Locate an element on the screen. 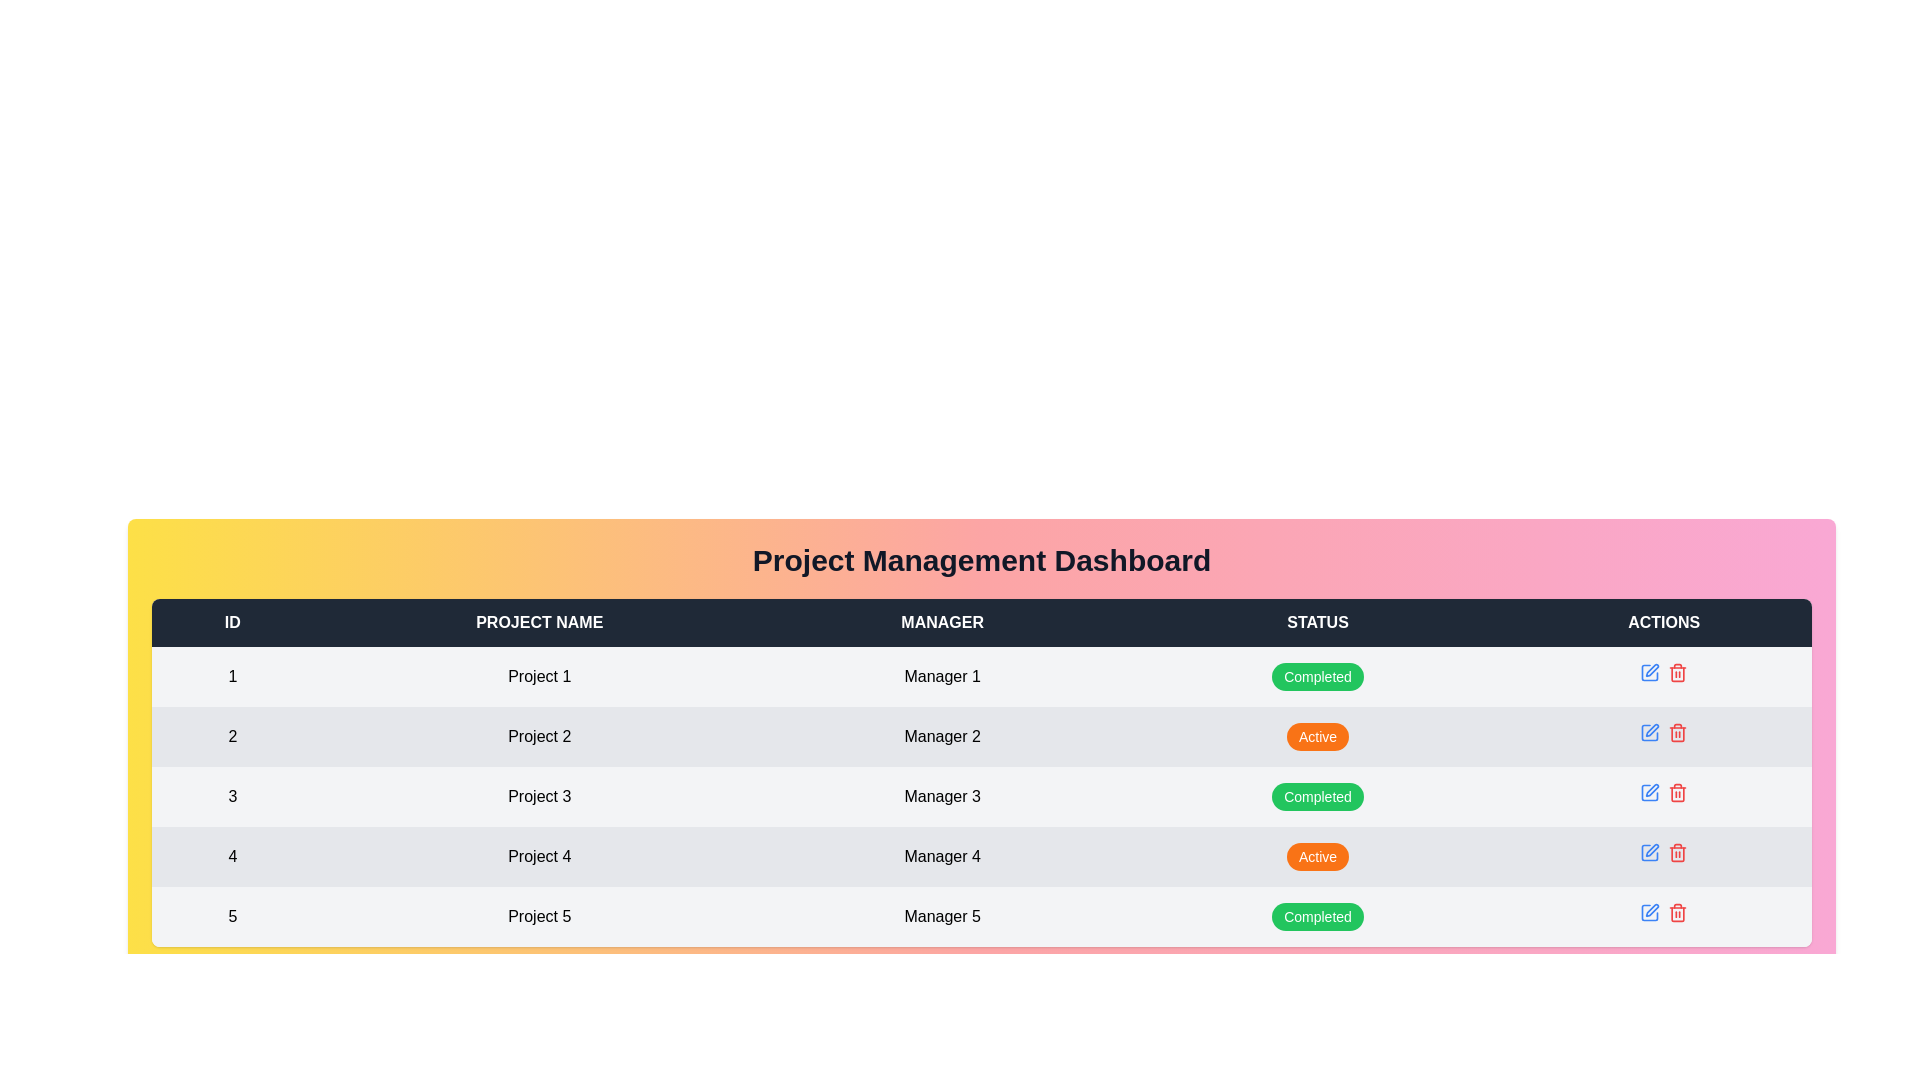 The image size is (1920, 1080). the edit icon located in the fourth row of the 'Actions' column corresponding to 'Project 4' to initiate editing is located at coordinates (1650, 852).